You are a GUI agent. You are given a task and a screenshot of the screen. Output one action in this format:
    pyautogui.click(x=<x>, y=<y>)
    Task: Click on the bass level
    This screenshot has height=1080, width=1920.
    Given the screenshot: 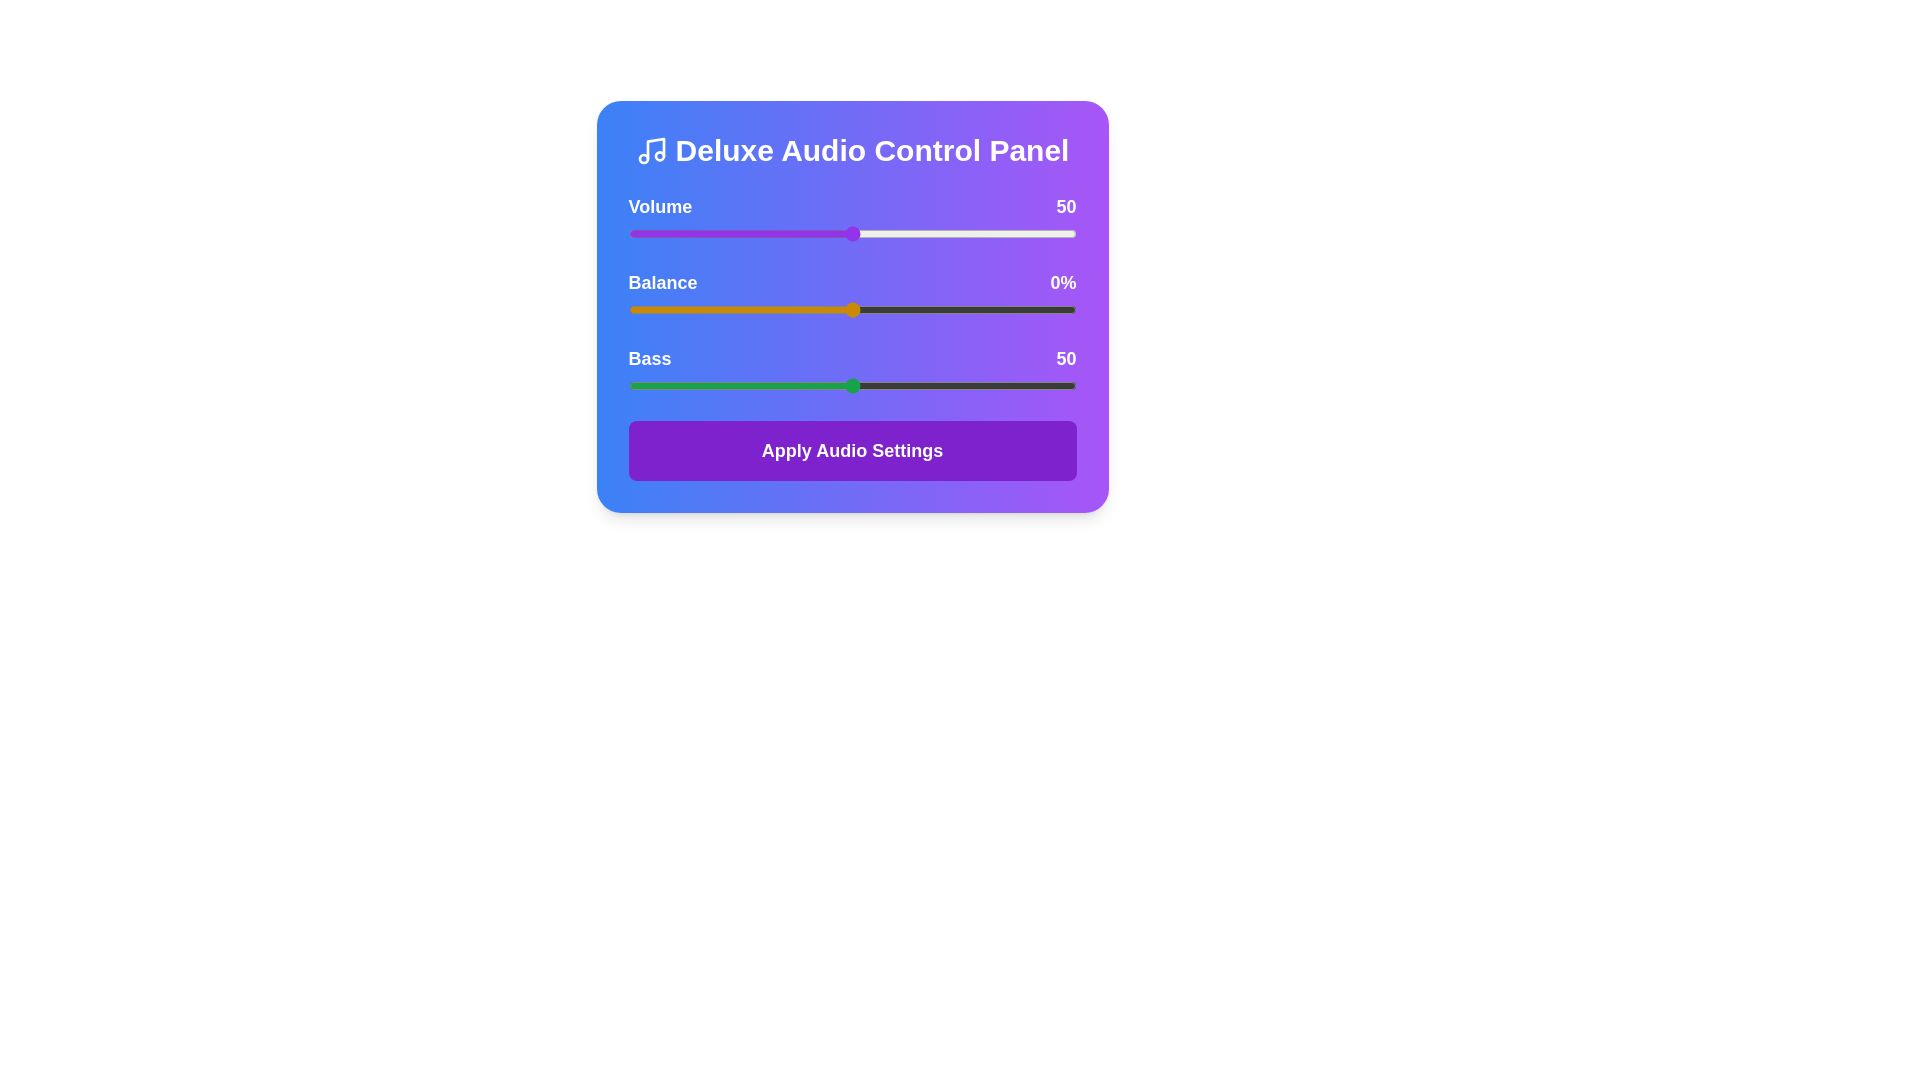 What is the action you would take?
    pyautogui.click(x=691, y=385)
    